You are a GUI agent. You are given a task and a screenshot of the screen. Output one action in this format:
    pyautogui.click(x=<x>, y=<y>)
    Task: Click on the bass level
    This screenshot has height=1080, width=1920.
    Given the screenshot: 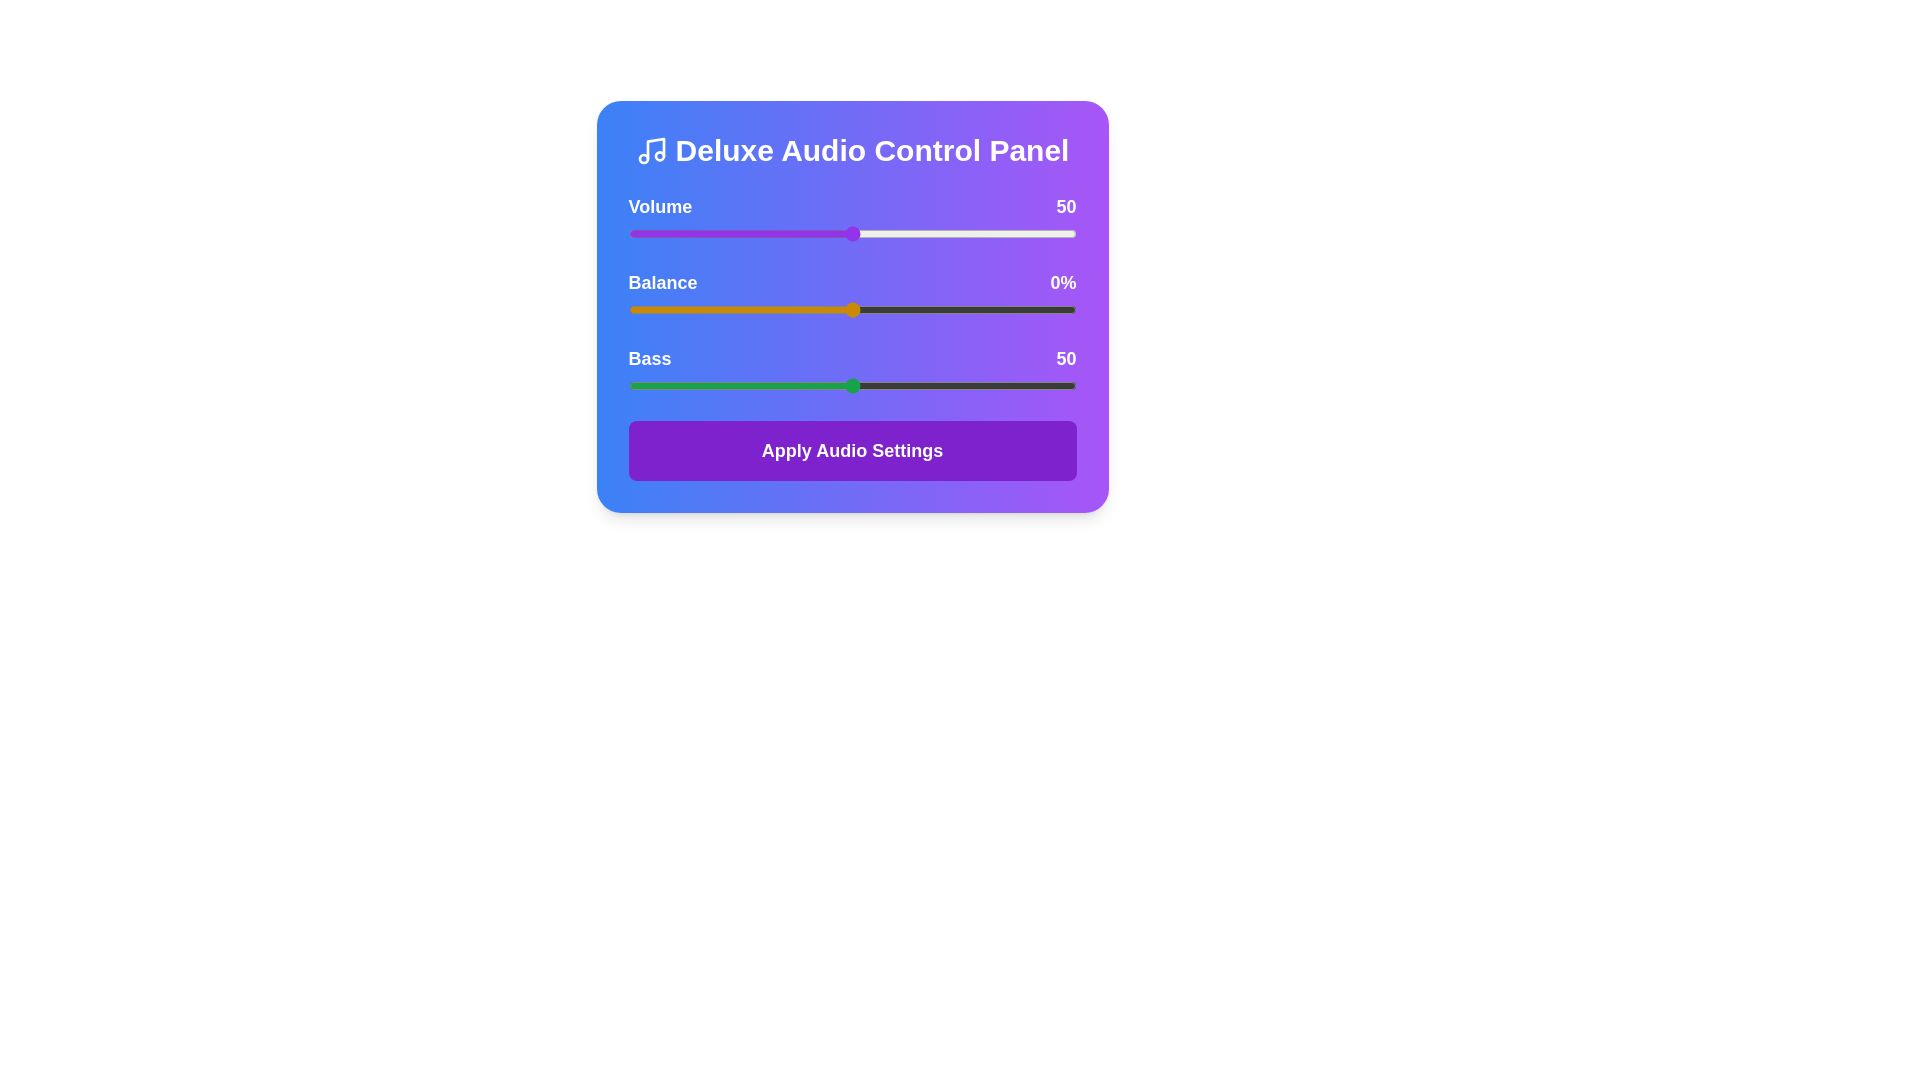 What is the action you would take?
    pyautogui.click(x=691, y=385)
    